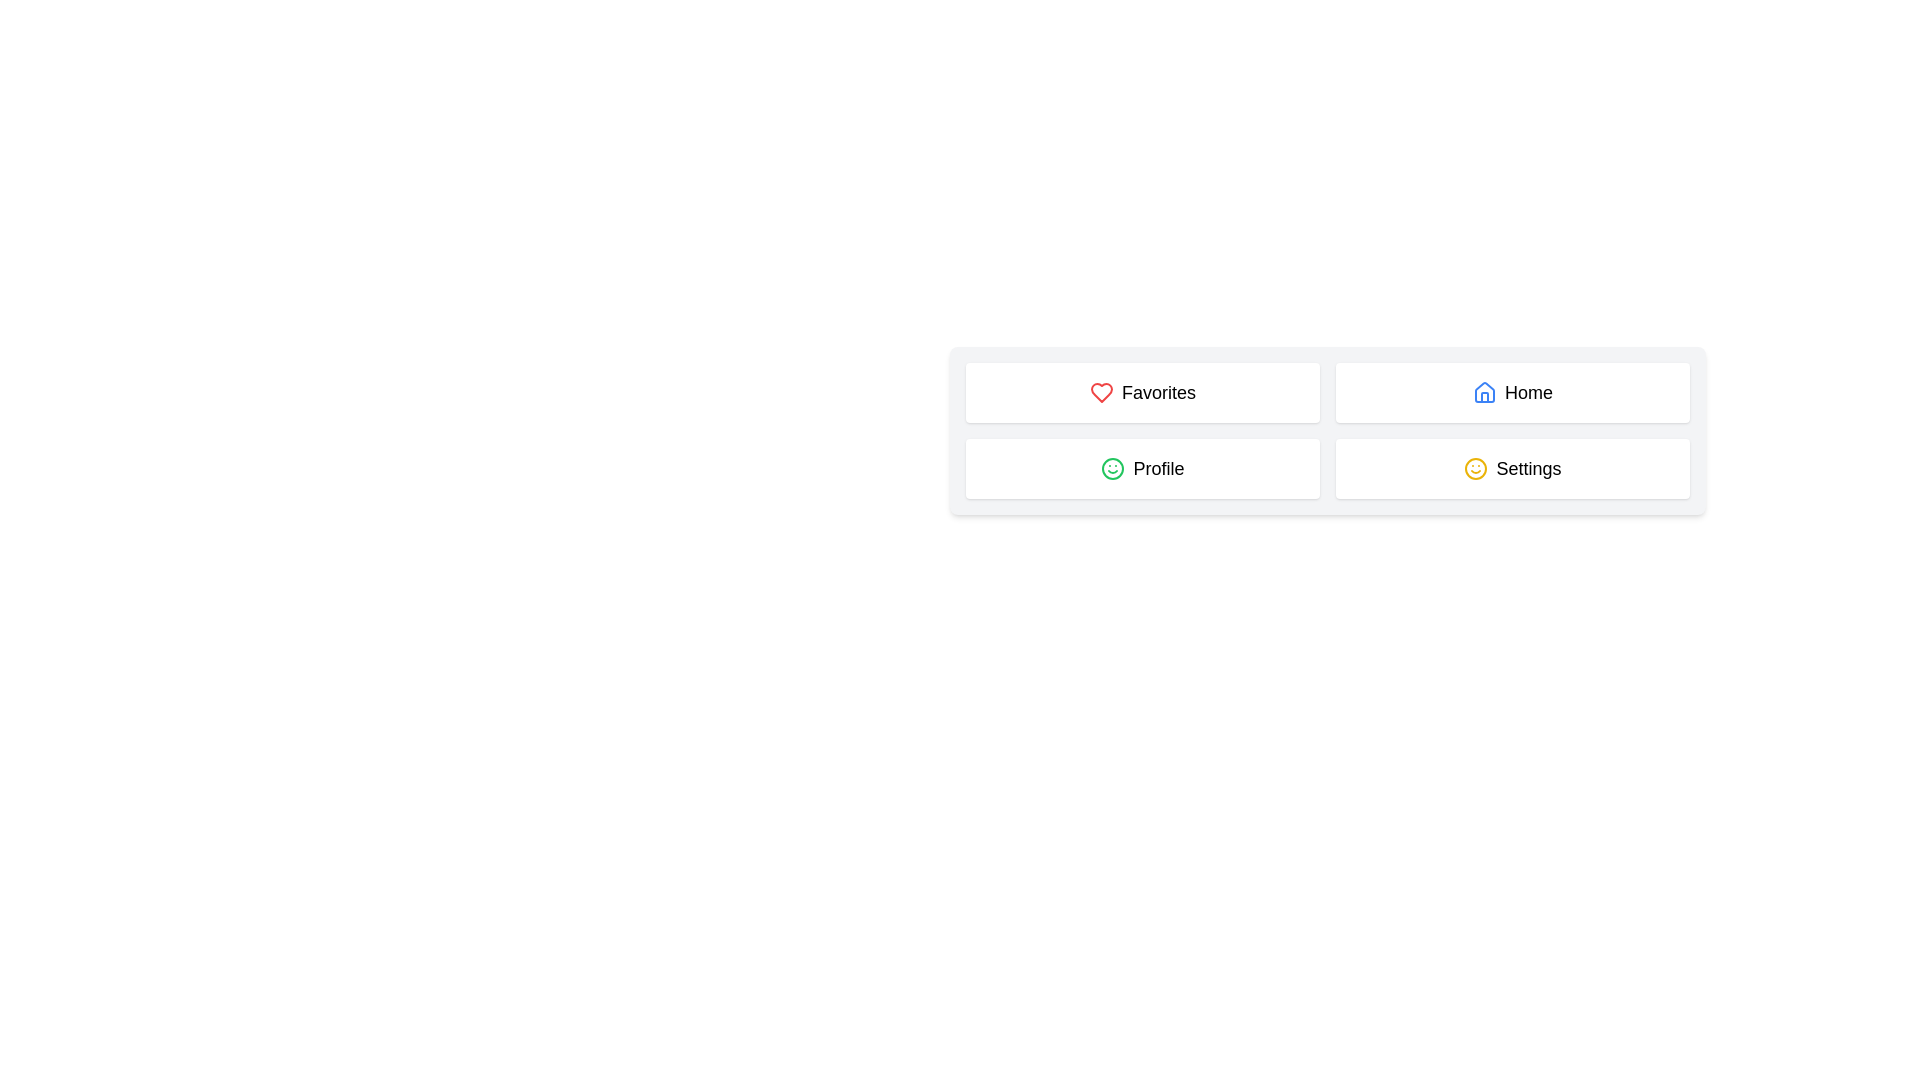 This screenshot has width=1920, height=1080. I want to click on the 'smile' icon located within the 'Settings' card in the bottom-right corner of the grid layout, so click(1476, 469).